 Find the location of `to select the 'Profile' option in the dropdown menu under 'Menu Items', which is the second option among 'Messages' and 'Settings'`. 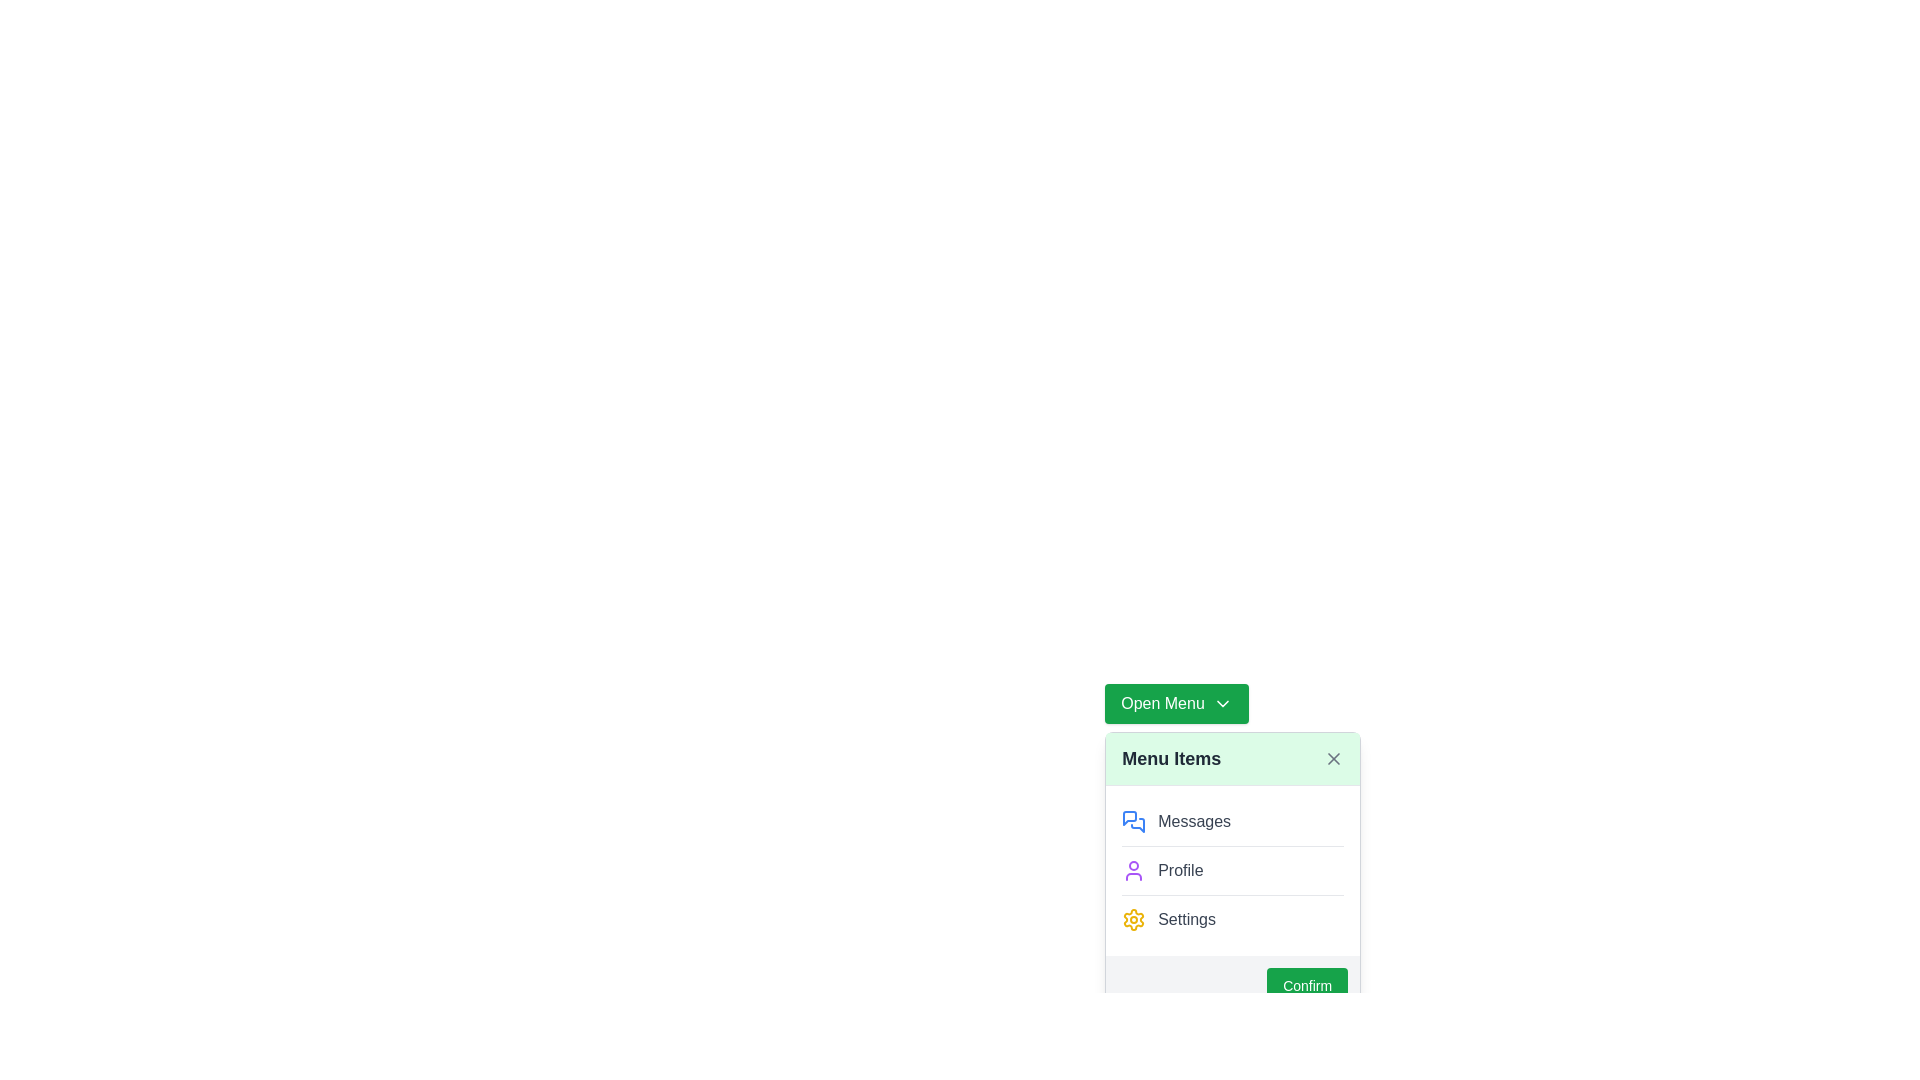

to select the 'Profile' option in the dropdown menu under 'Menu Items', which is the second option among 'Messages' and 'Settings' is located at coordinates (1232, 870).